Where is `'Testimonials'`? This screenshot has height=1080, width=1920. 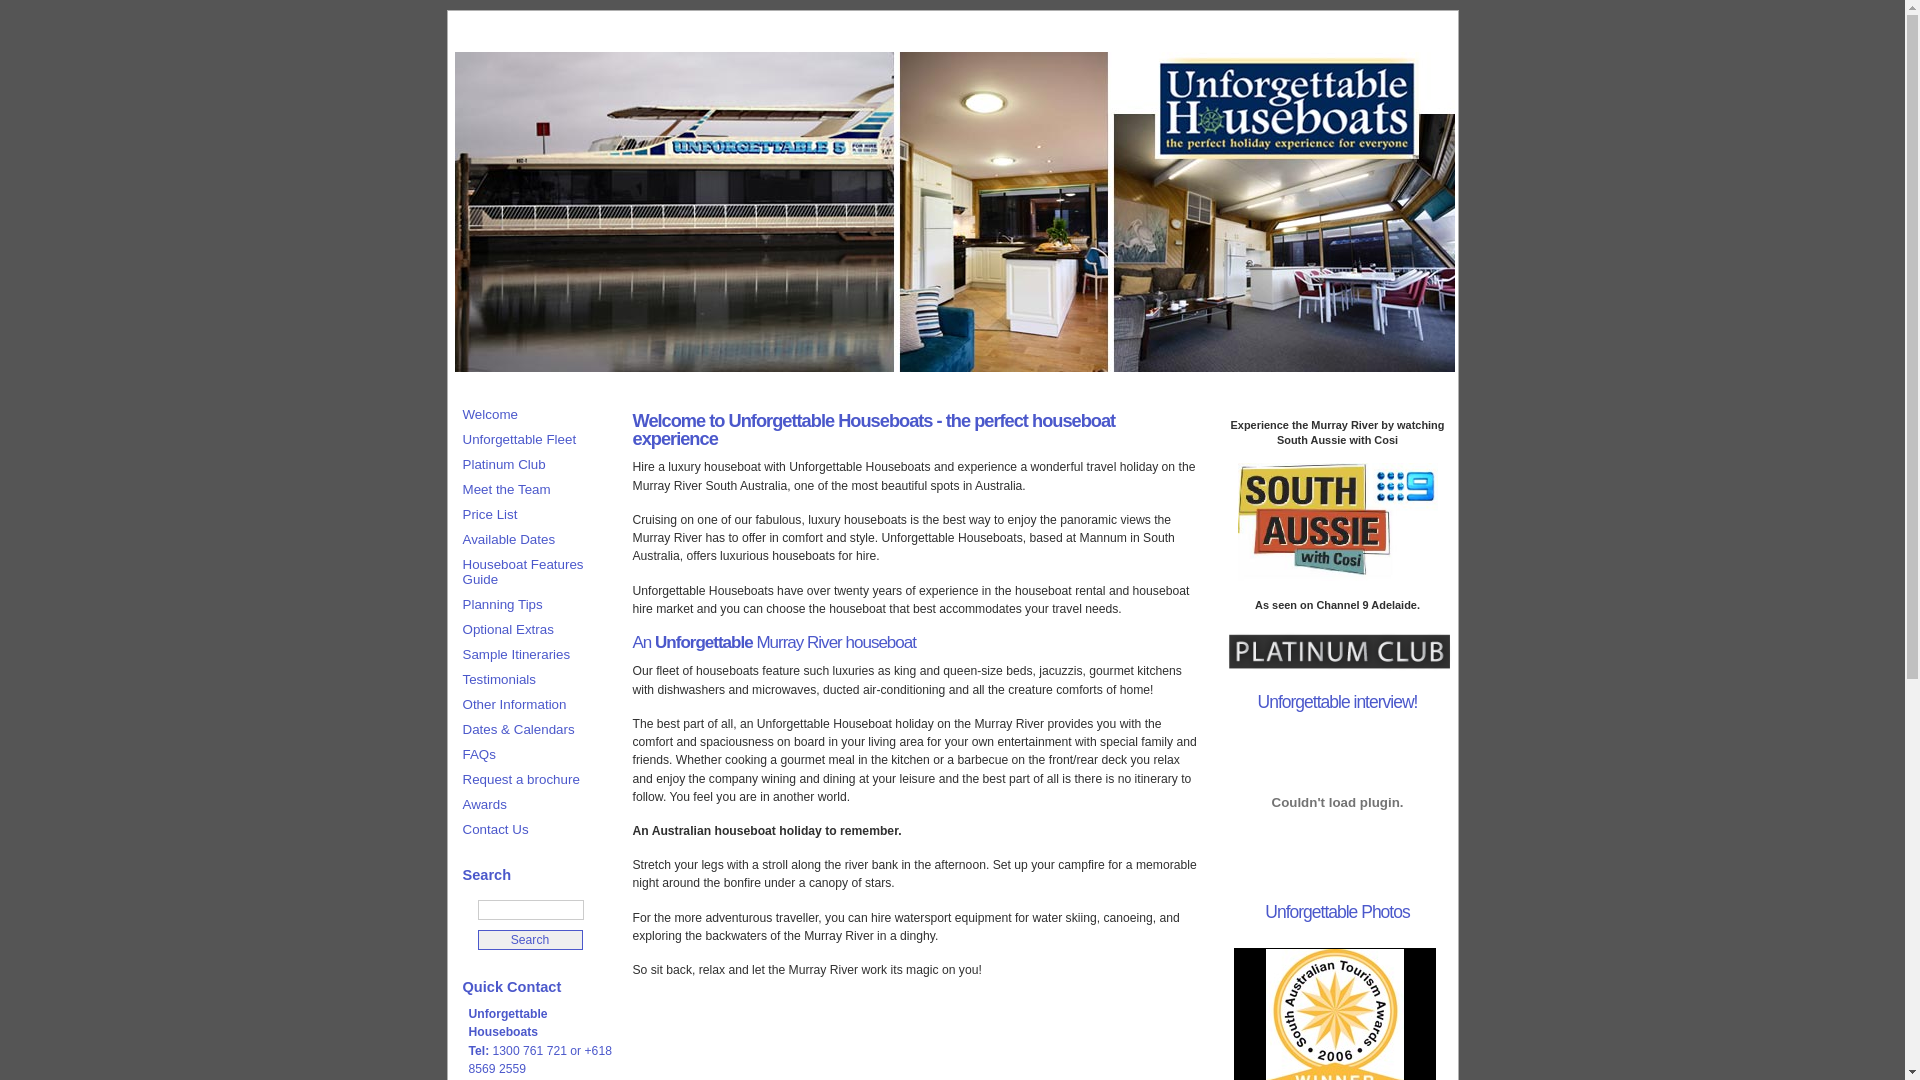 'Testimonials' is located at coordinates (534, 678).